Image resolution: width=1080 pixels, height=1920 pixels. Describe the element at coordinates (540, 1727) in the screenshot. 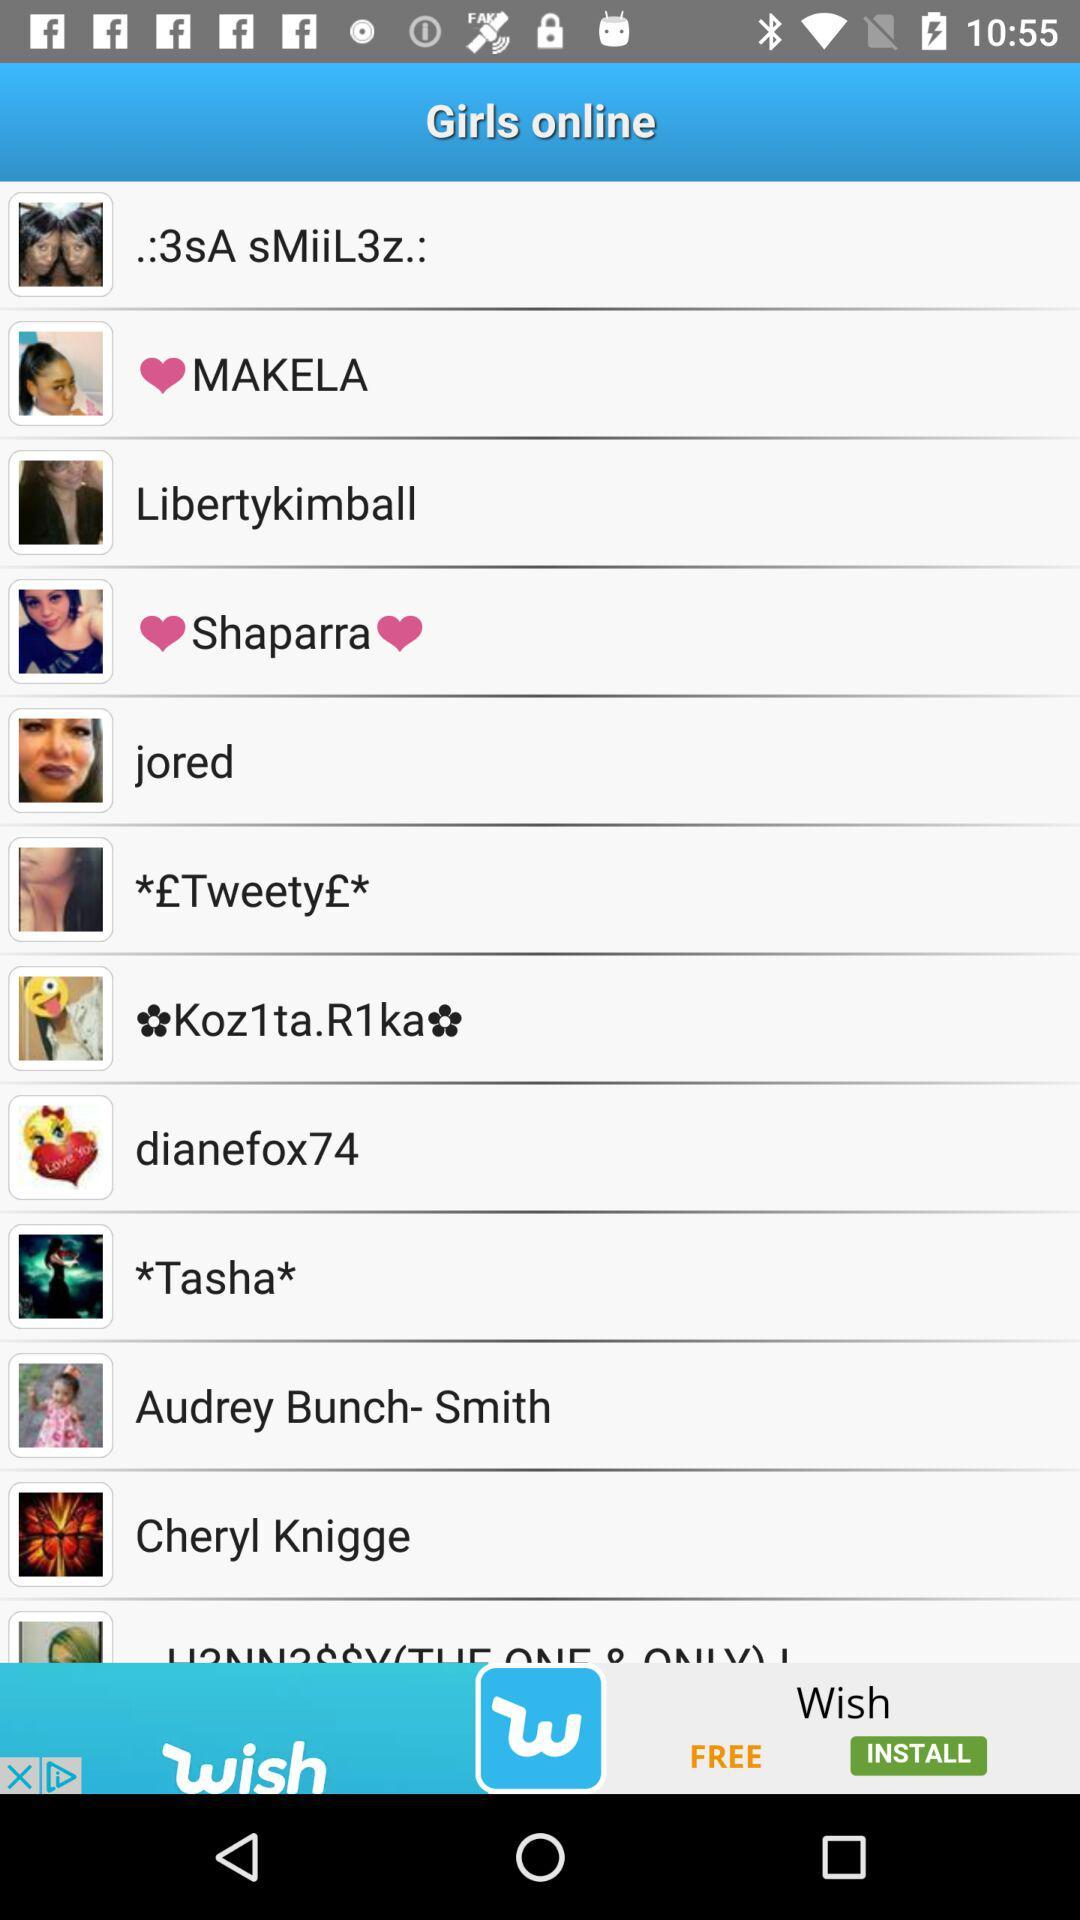

I see `to view add` at that location.